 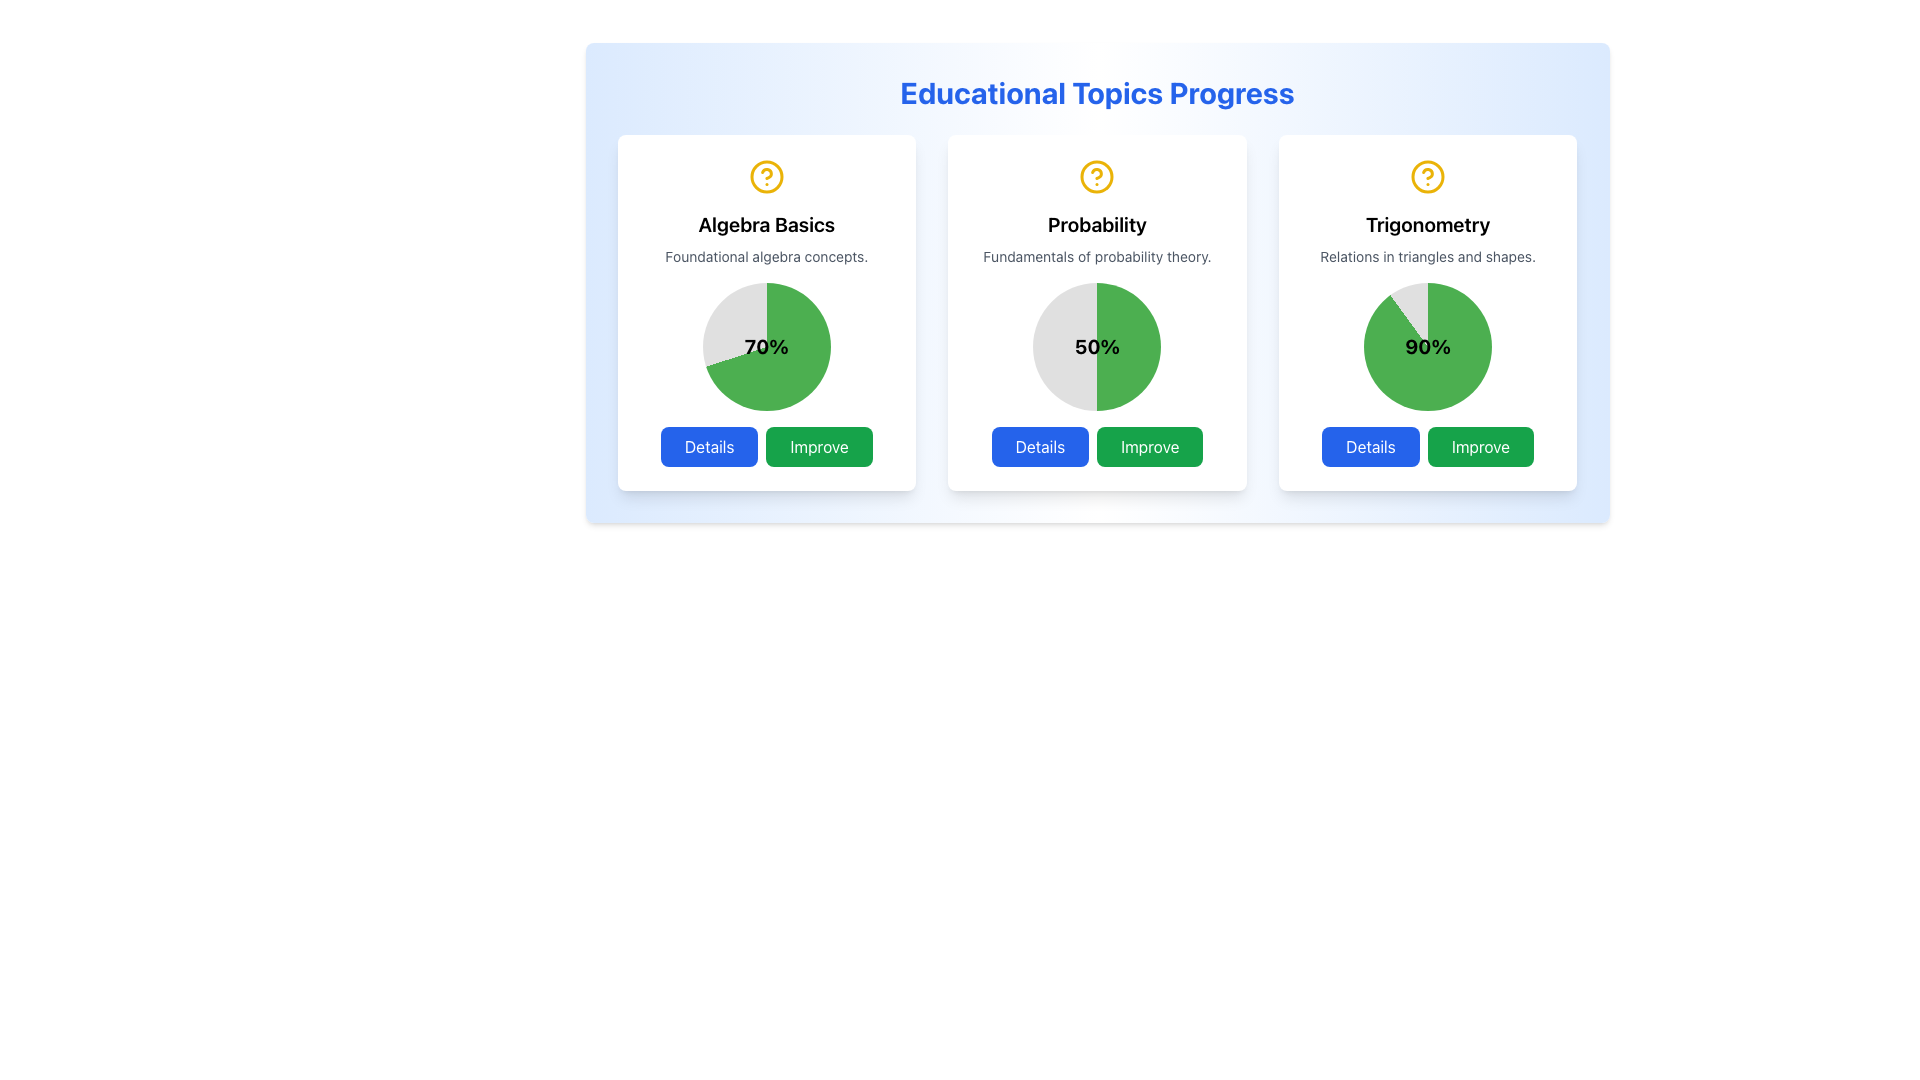 What do you see at coordinates (1370, 446) in the screenshot?
I see `the blue button labeled 'Details' to trigger its hover effect` at bounding box center [1370, 446].